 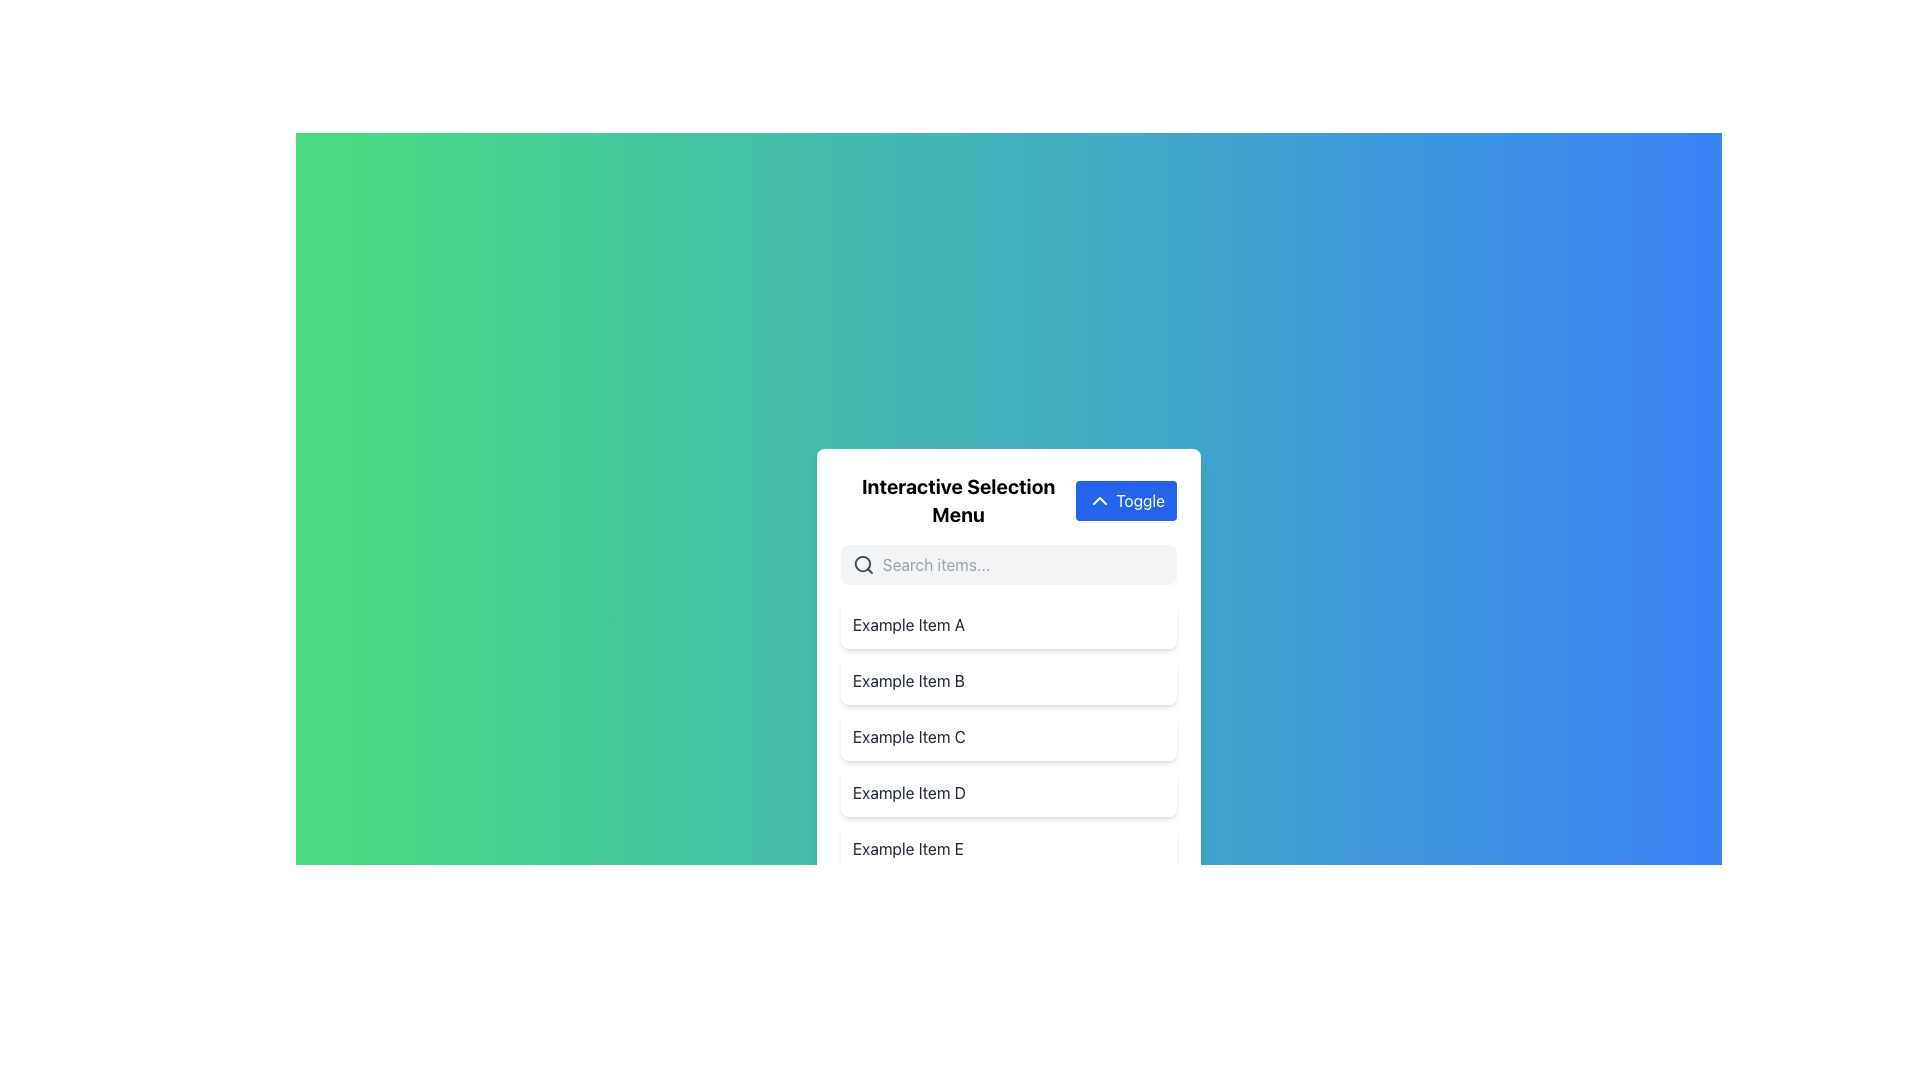 What do you see at coordinates (1126, 500) in the screenshot?
I see `the toggle button in the upper-right corner of the 'Interactive Selection Menu' header` at bounding box center [1126, 500].